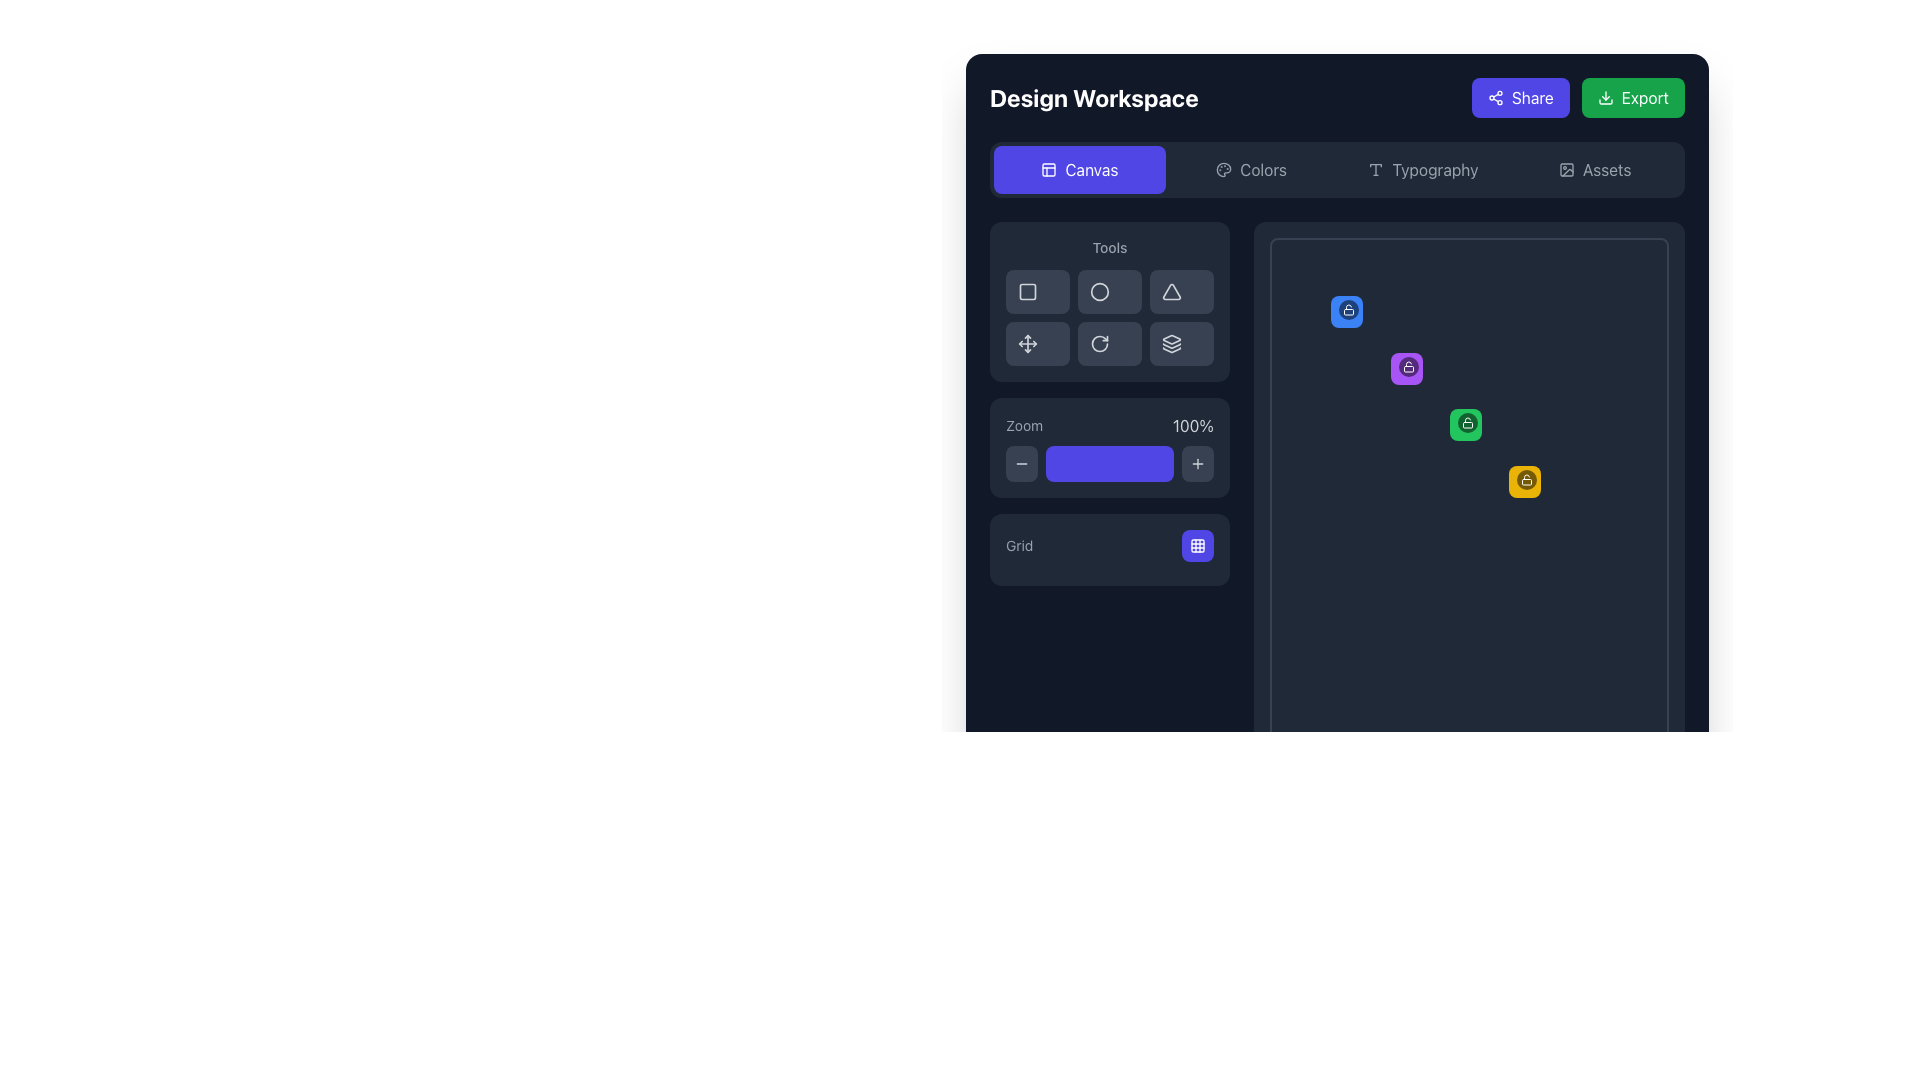 Image resolution: width=1920 pixels, height=1080 pixels. I want to click on the triangle icon in the 'Tools' section of the sidebar, so click(1171, 292).